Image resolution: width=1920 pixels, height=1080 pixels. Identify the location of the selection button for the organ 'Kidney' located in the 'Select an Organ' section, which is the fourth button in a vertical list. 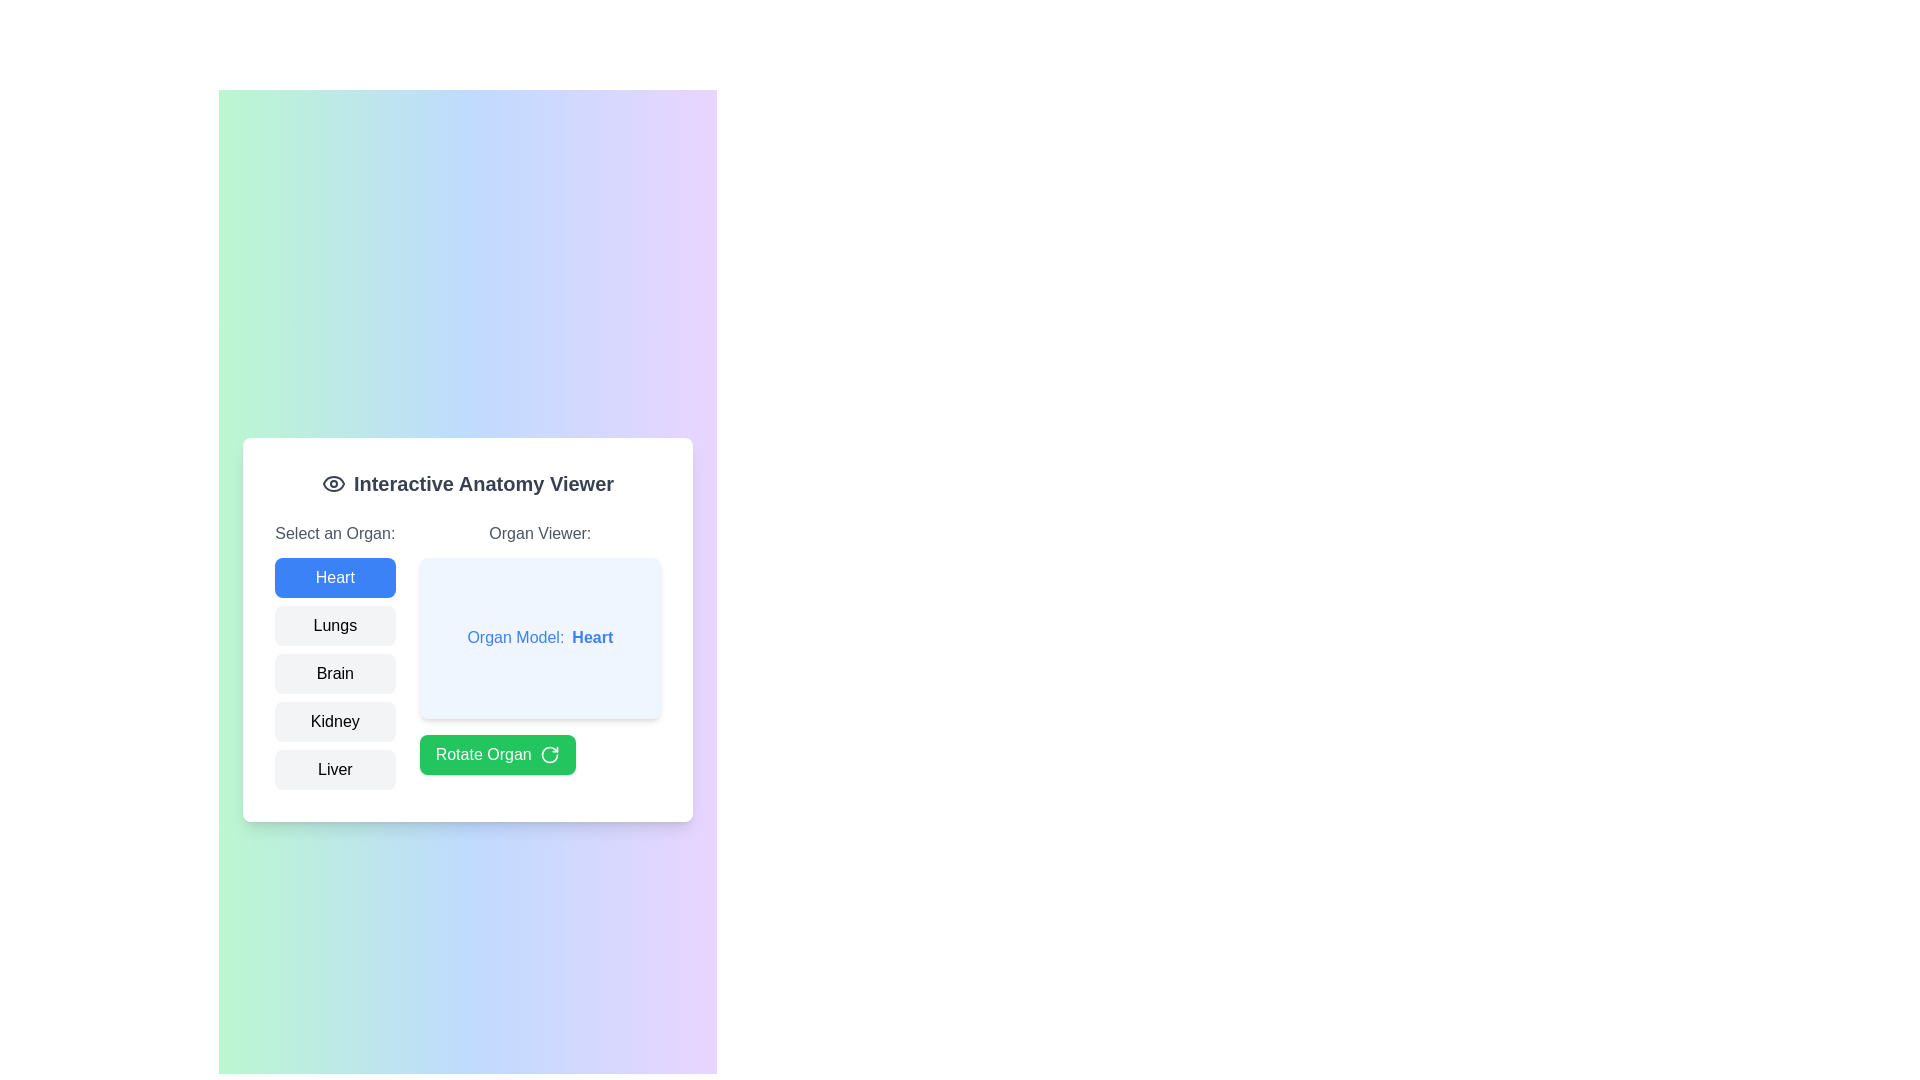
(335, 721).